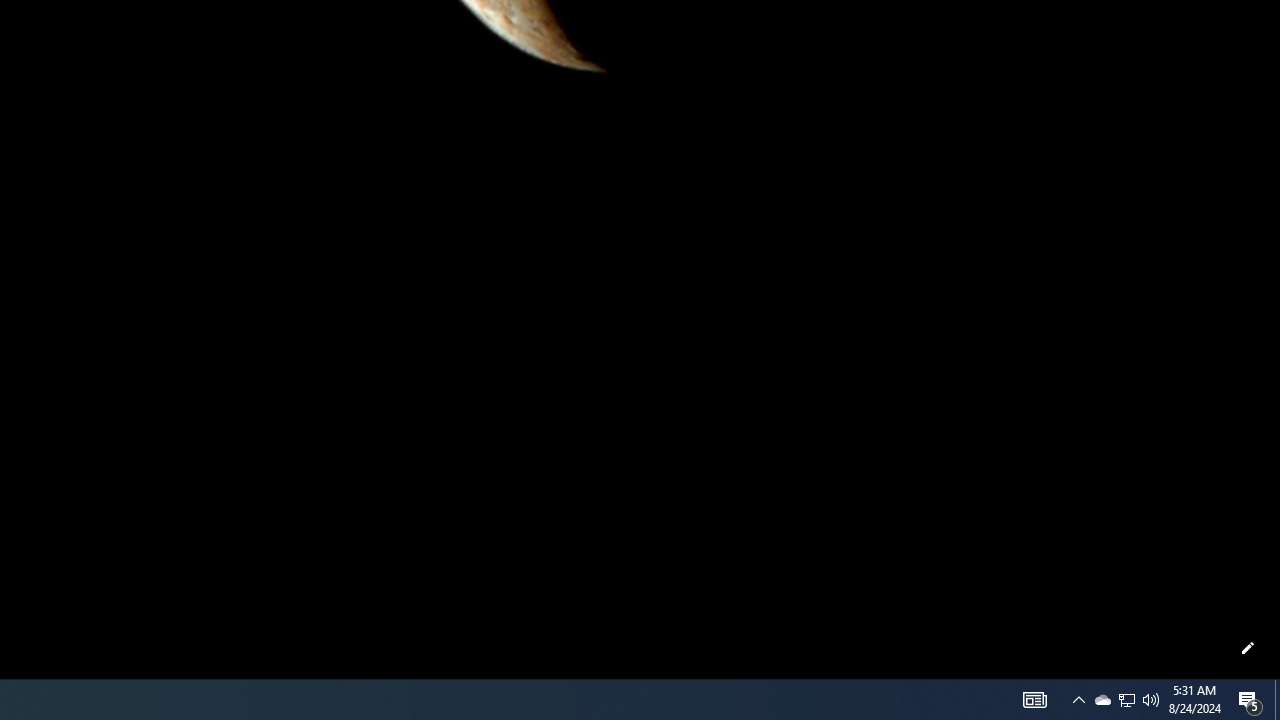  What do you see at coordinates (1247, 648) in the screenshot?
I see `'Customize this page'` at bounding box center [1247, 648].